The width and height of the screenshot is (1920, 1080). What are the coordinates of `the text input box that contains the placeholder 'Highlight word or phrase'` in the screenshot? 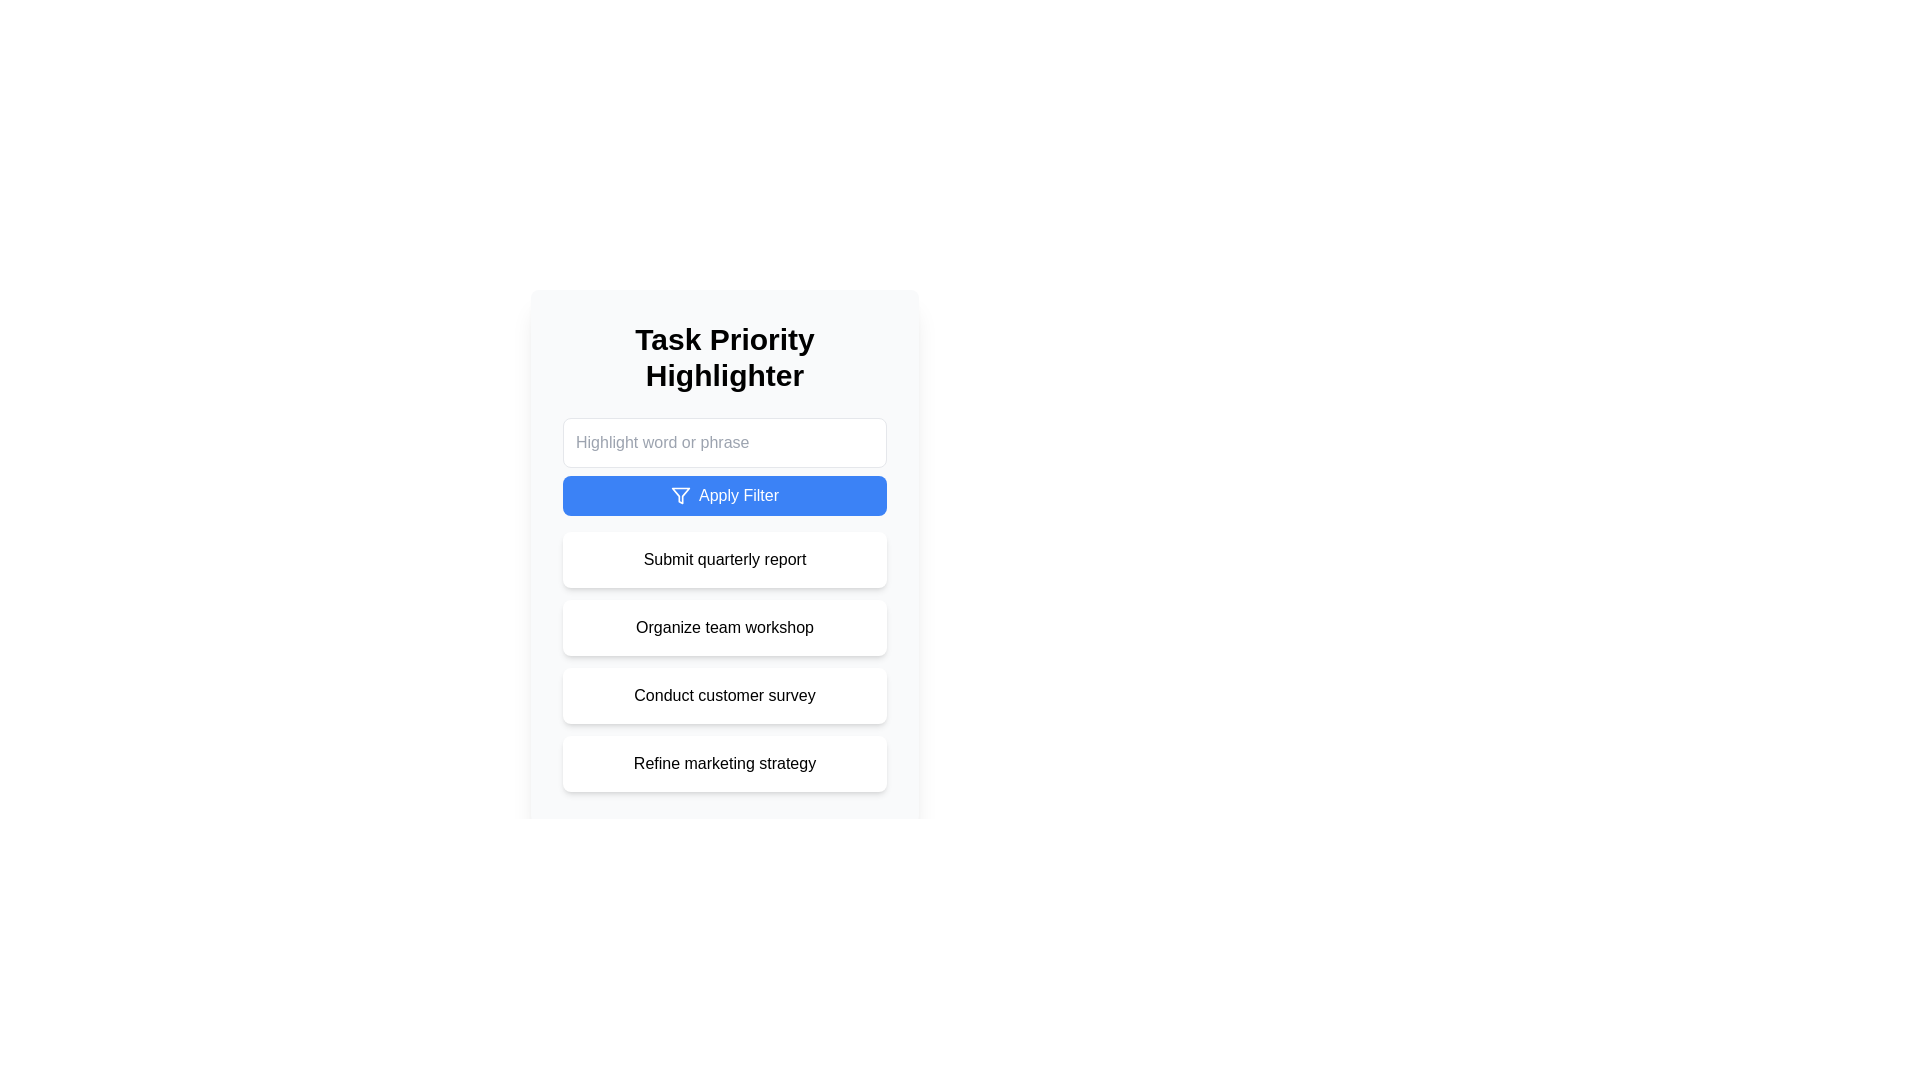 It's located at (723, 442).